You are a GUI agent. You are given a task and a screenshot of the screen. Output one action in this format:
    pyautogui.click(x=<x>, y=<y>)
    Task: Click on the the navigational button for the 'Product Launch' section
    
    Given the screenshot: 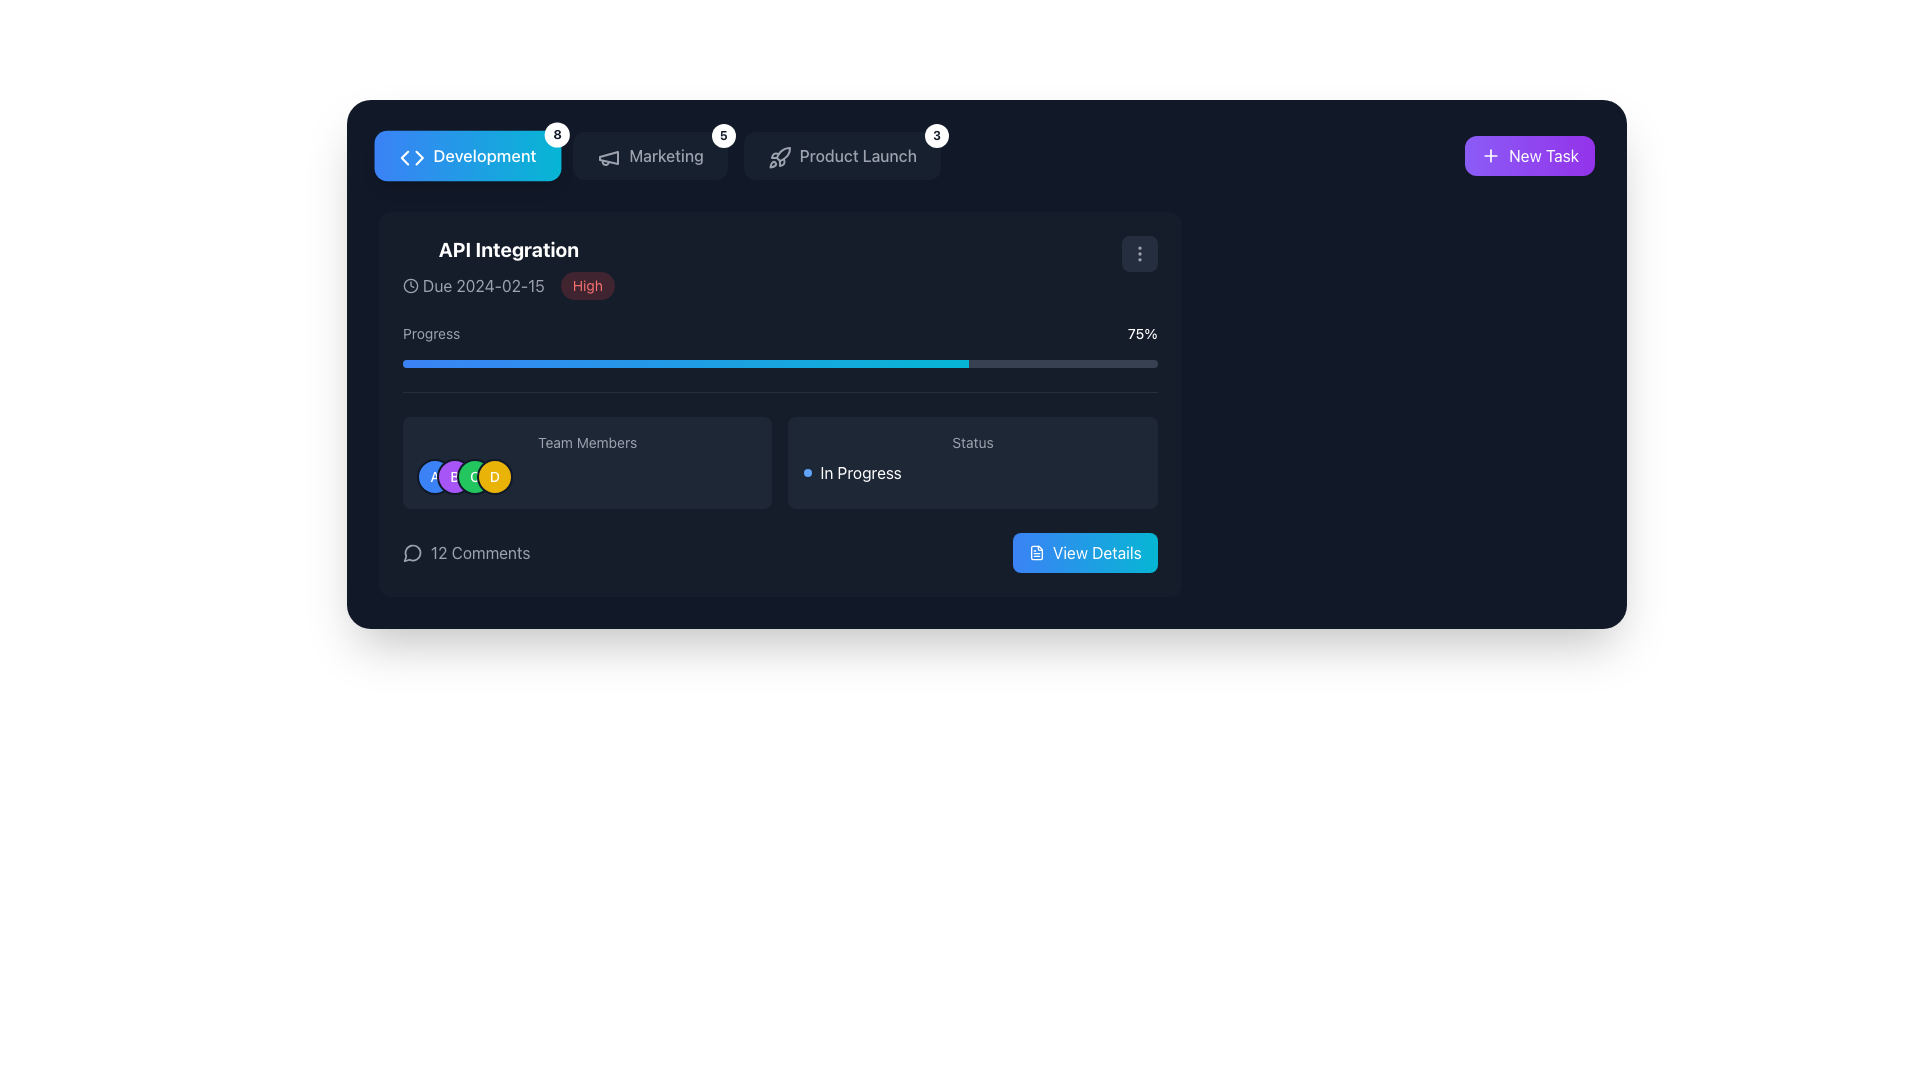 What is the action you would take?
    pyautogui.click(x=842, y=154)
    